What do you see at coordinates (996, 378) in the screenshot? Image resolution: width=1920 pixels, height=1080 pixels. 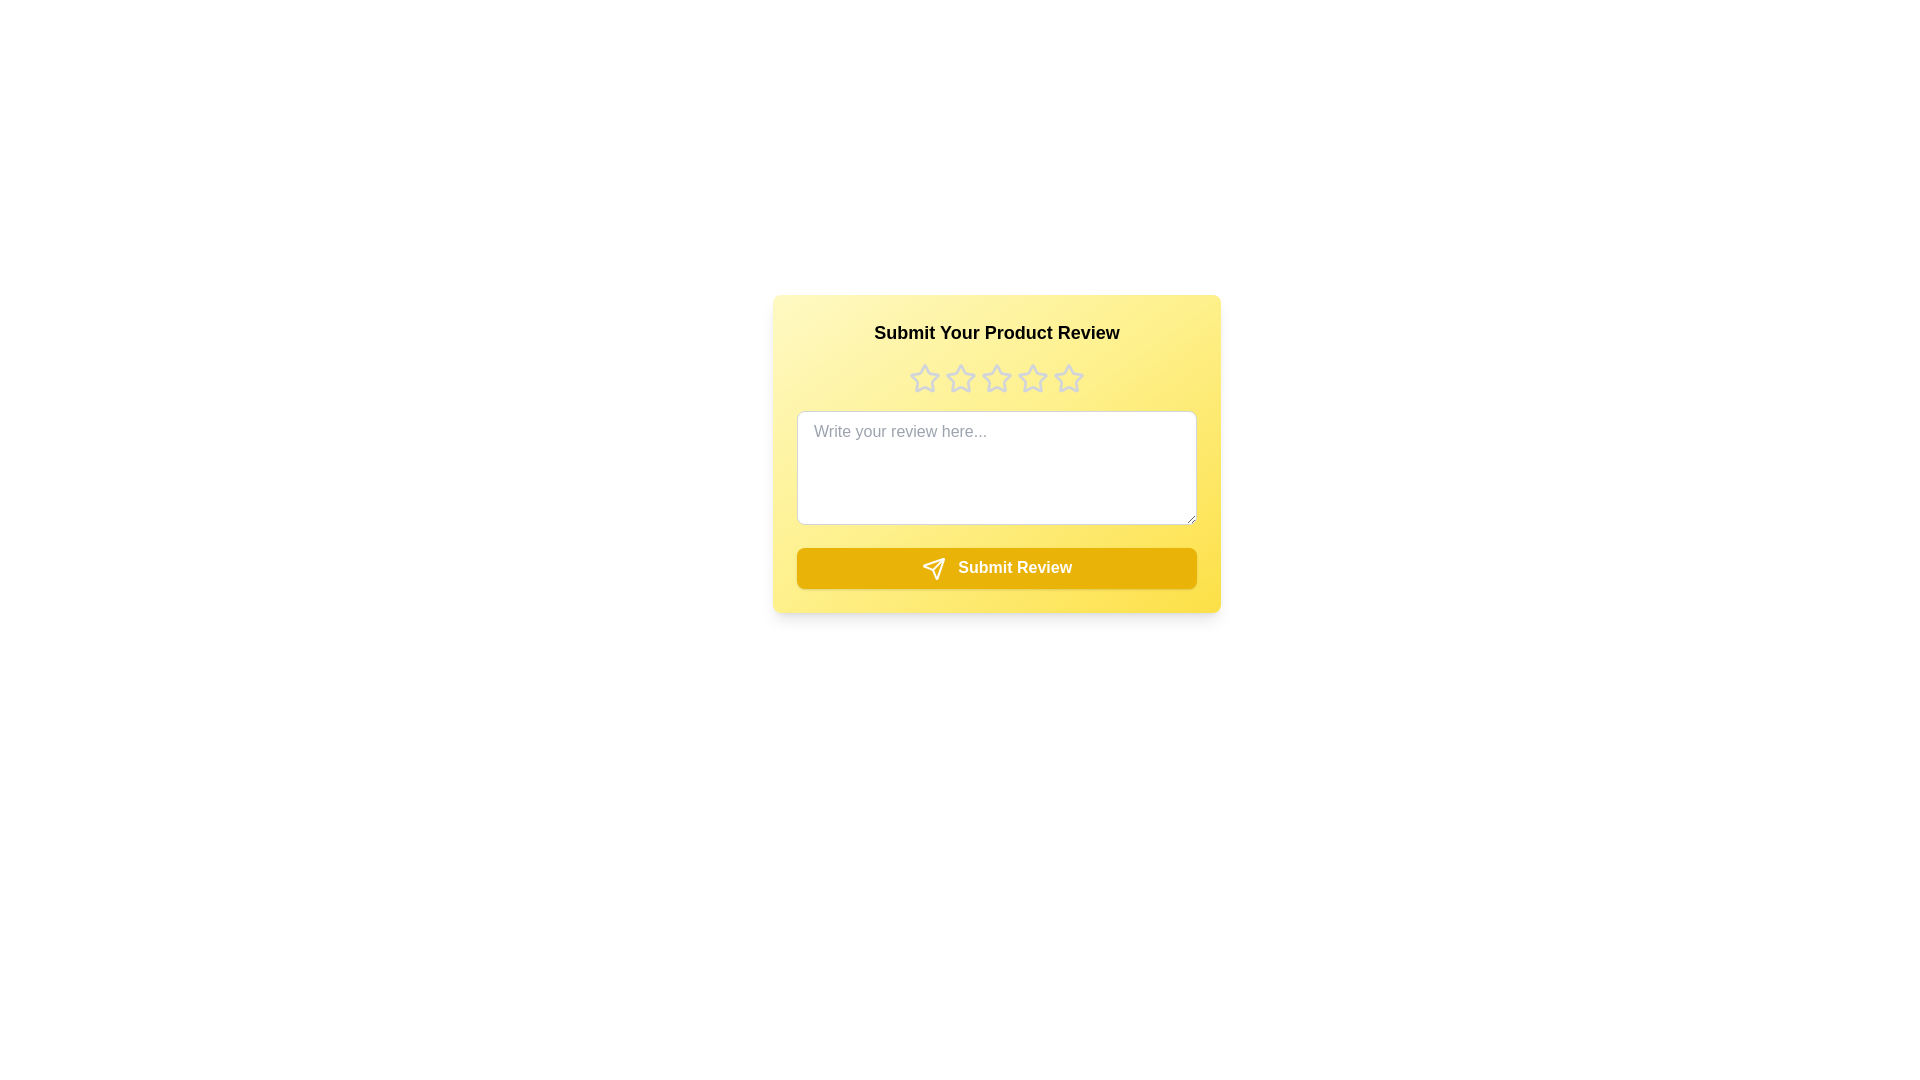 I see `the third star icon` at bounding box center [996, 378].